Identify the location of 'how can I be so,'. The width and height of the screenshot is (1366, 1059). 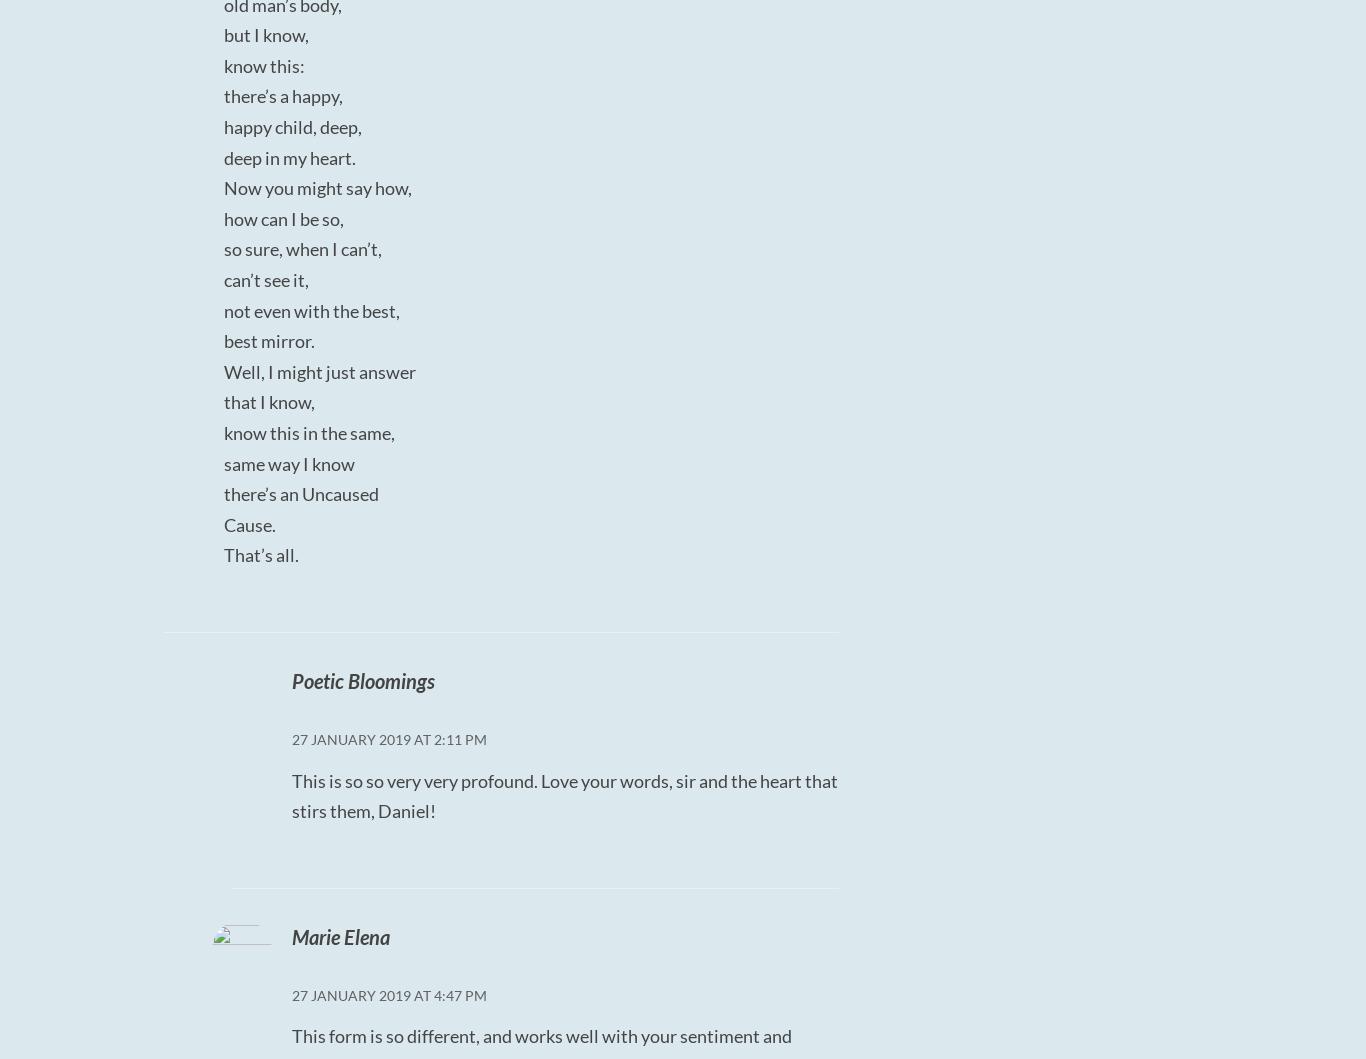
(283, 218).